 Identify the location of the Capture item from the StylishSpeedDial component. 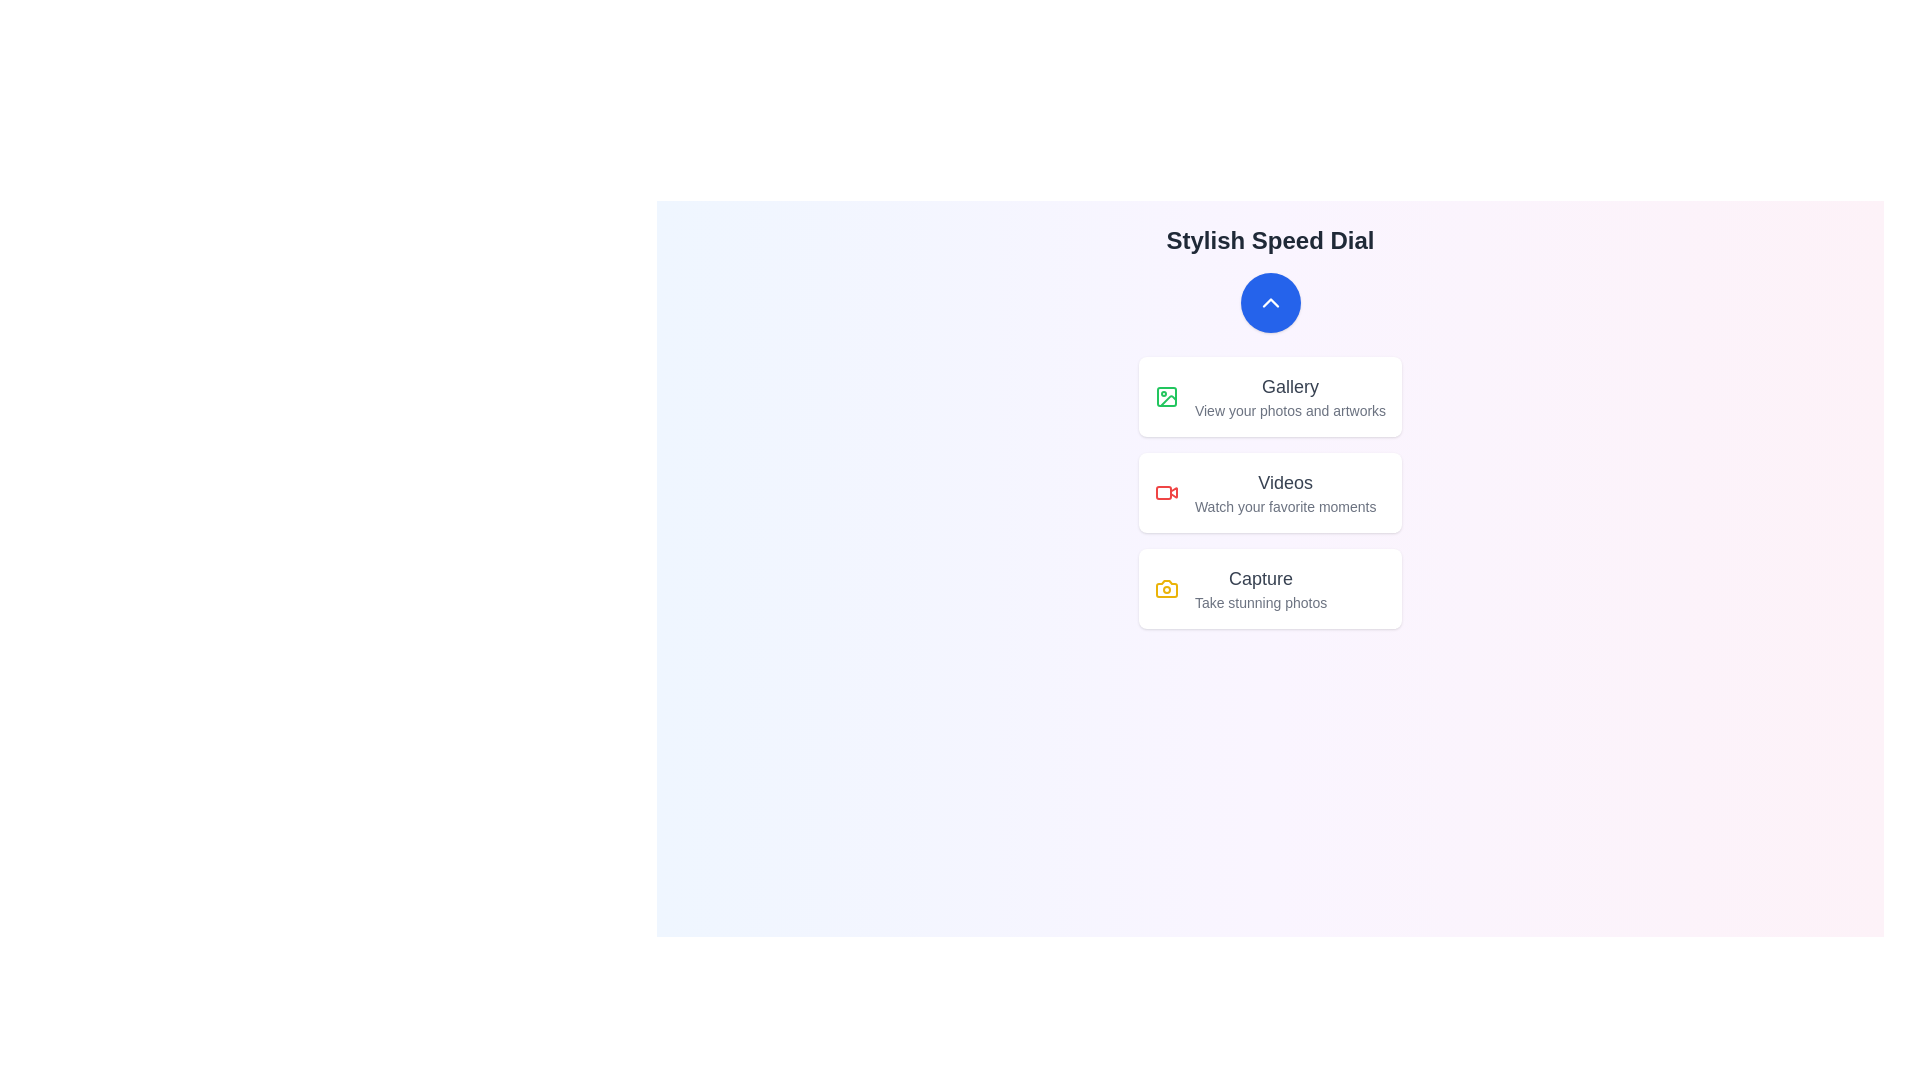
(1269, 588).